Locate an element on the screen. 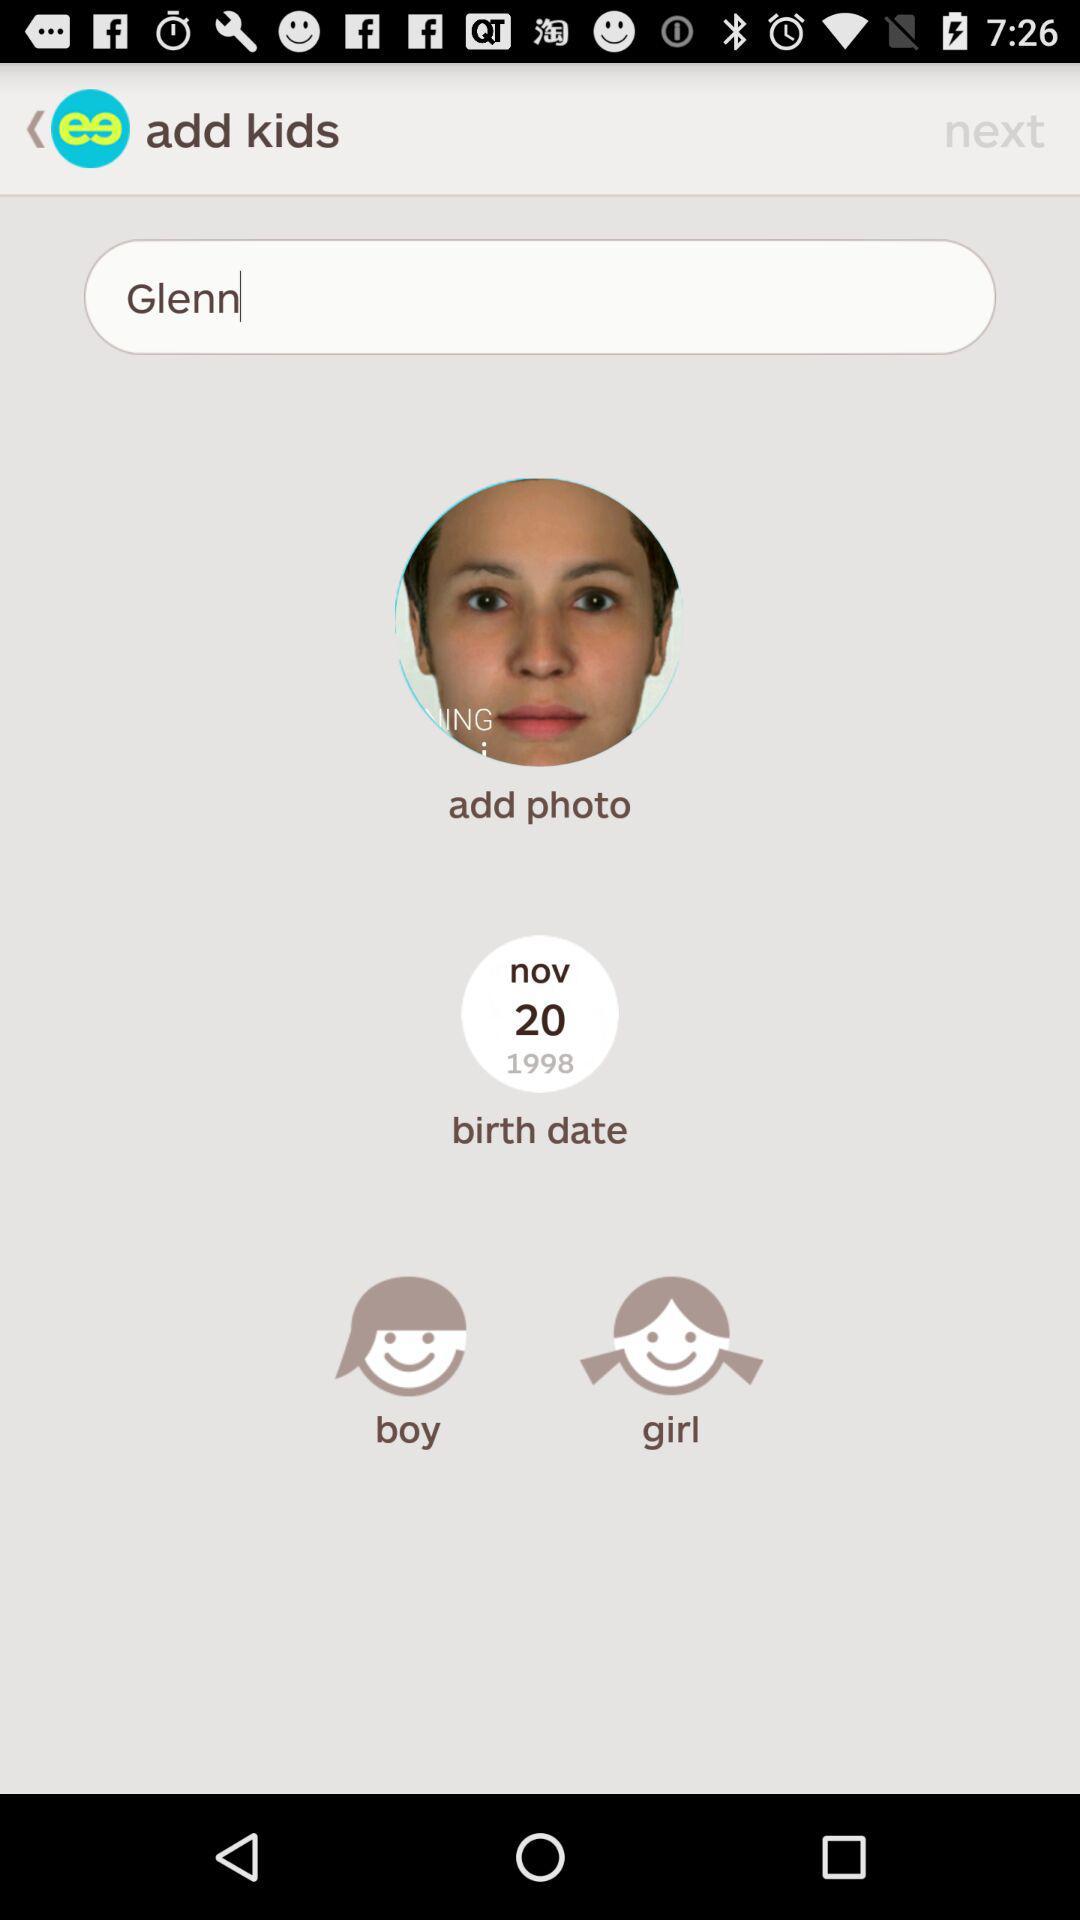  the arrow_backward icon is located at coordinates (25, 136).